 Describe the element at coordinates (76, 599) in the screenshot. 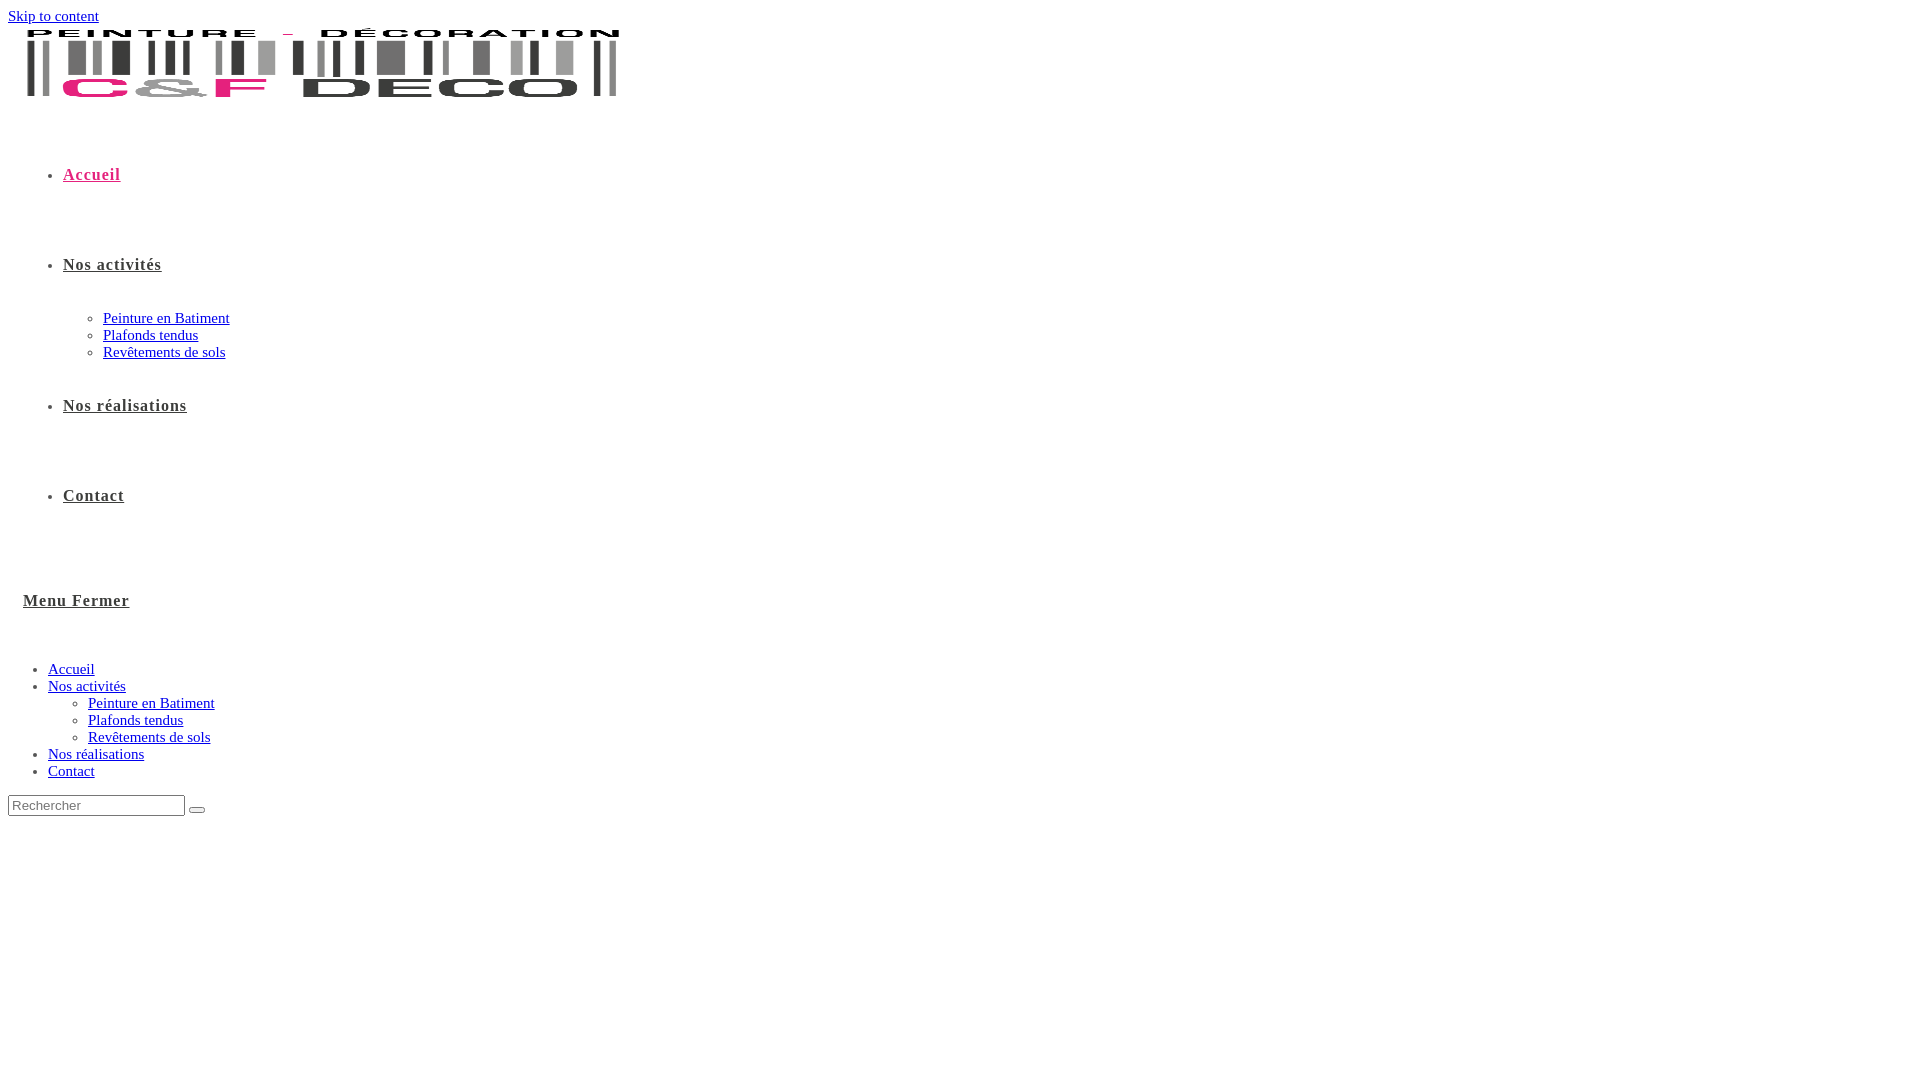

I see `'Menu Fermer'` at that location.